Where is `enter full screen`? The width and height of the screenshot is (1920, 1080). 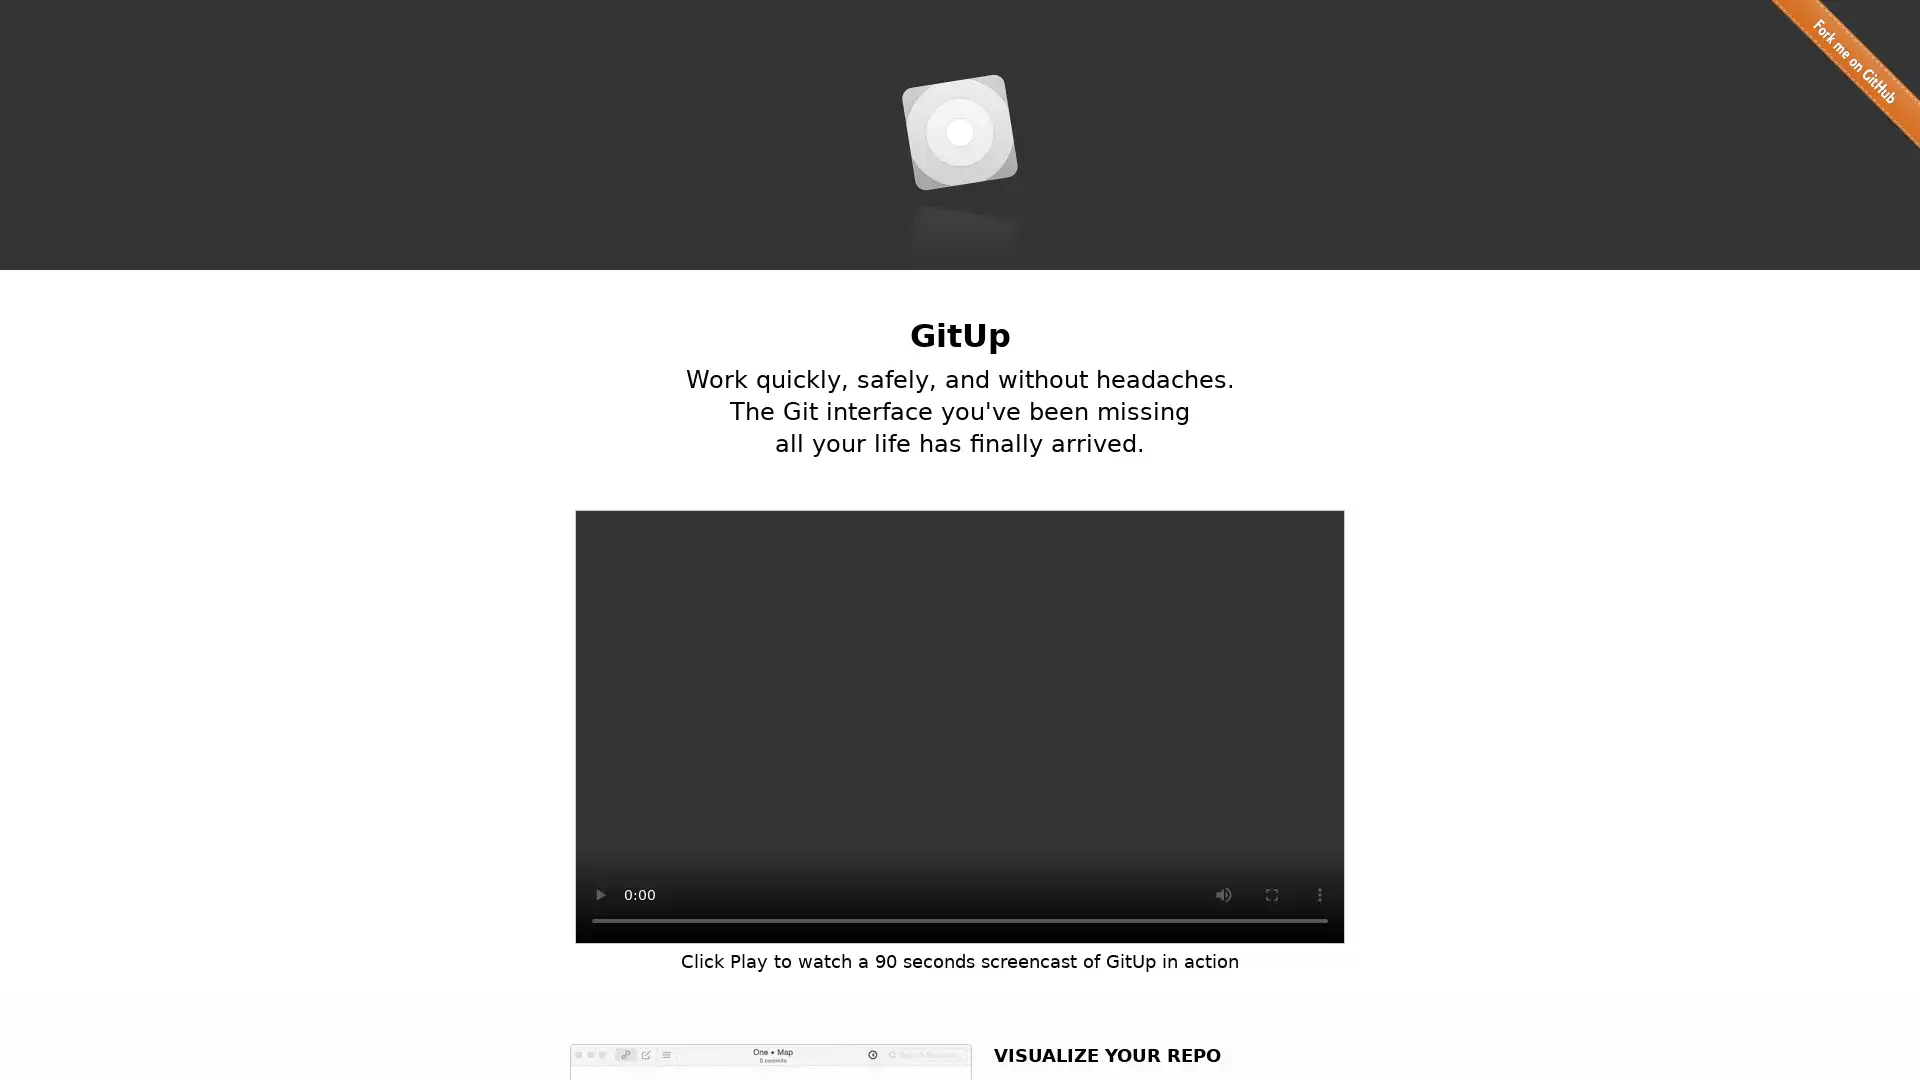
enter full screen is located at coordinates (1271, 893).